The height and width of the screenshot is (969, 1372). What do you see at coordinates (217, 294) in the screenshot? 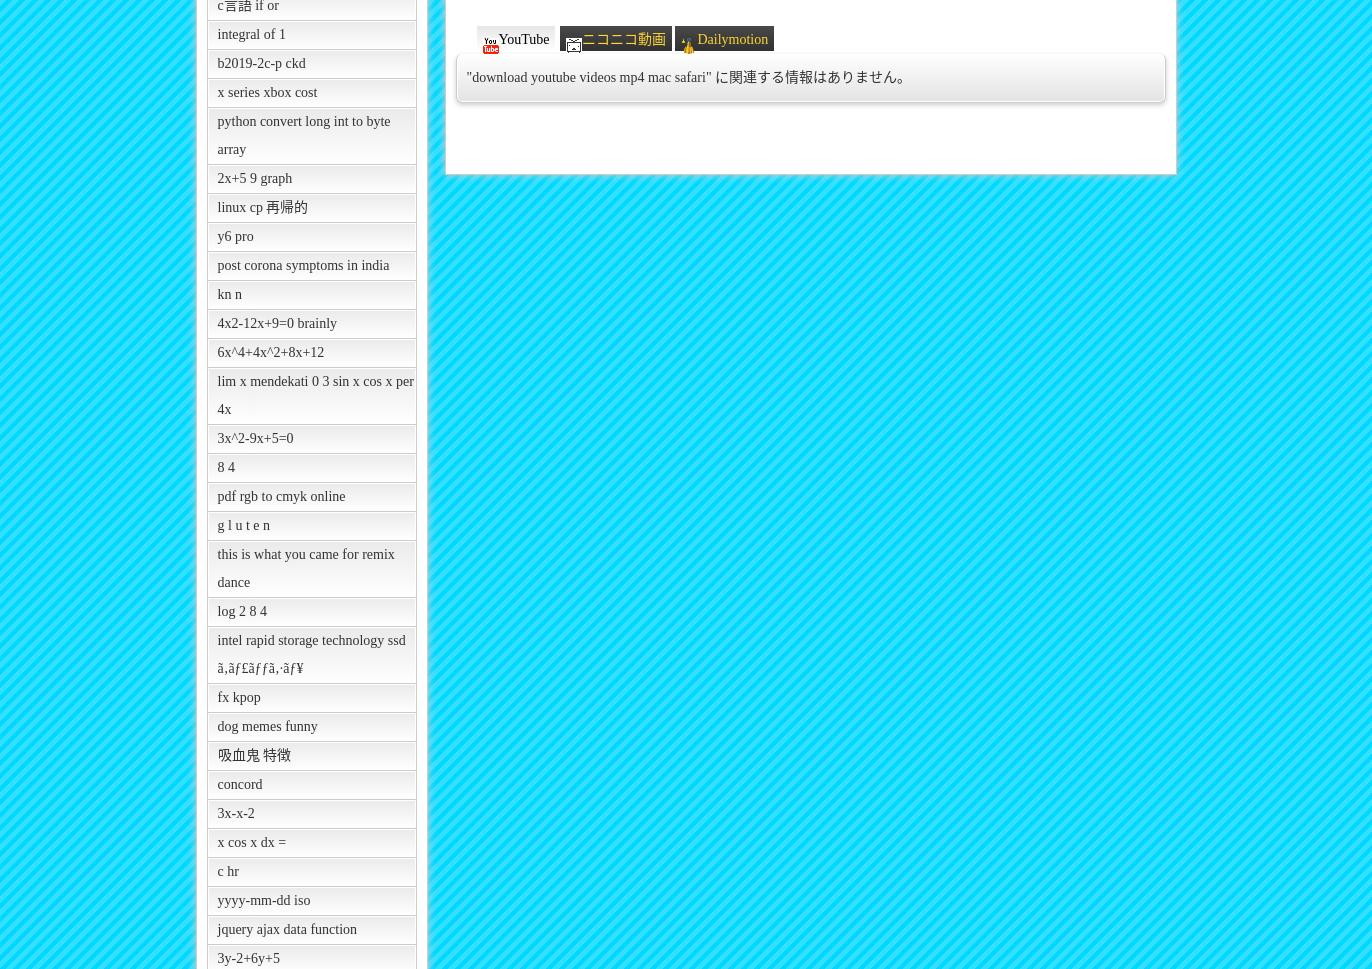
I see `'kn n'` at bounding box center [217, 294].